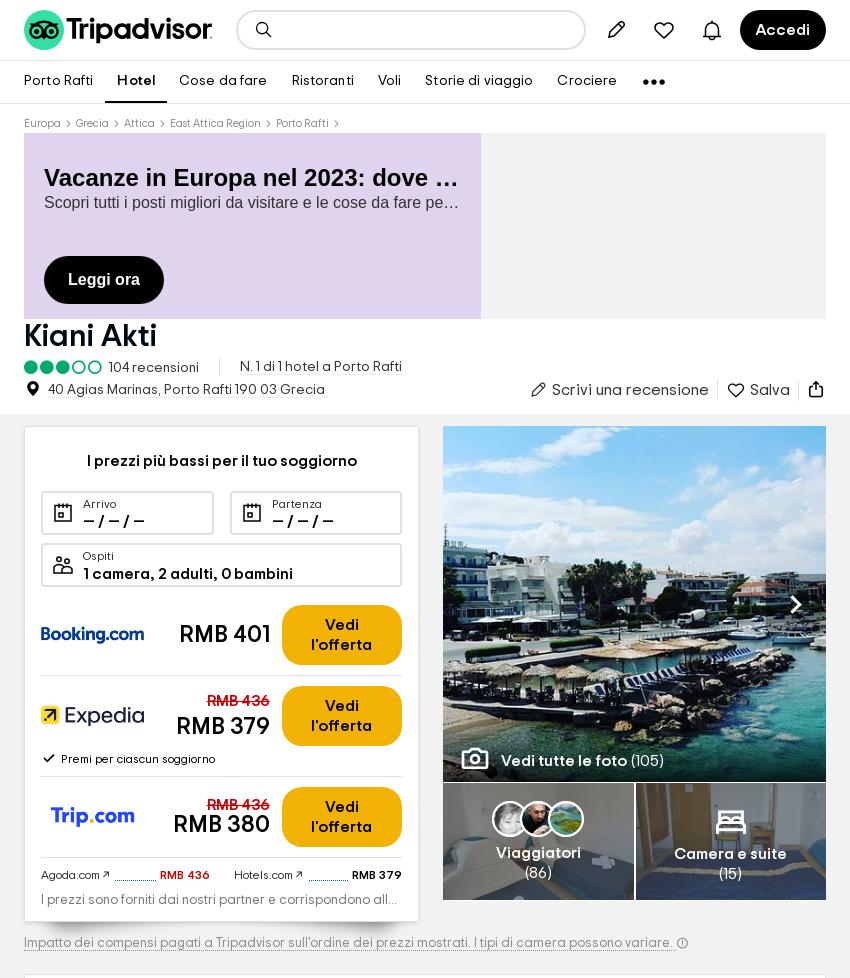  Describe the element at coordinates (89, 335) in the screenshot. I see `'Kiani Akti'` at that location.